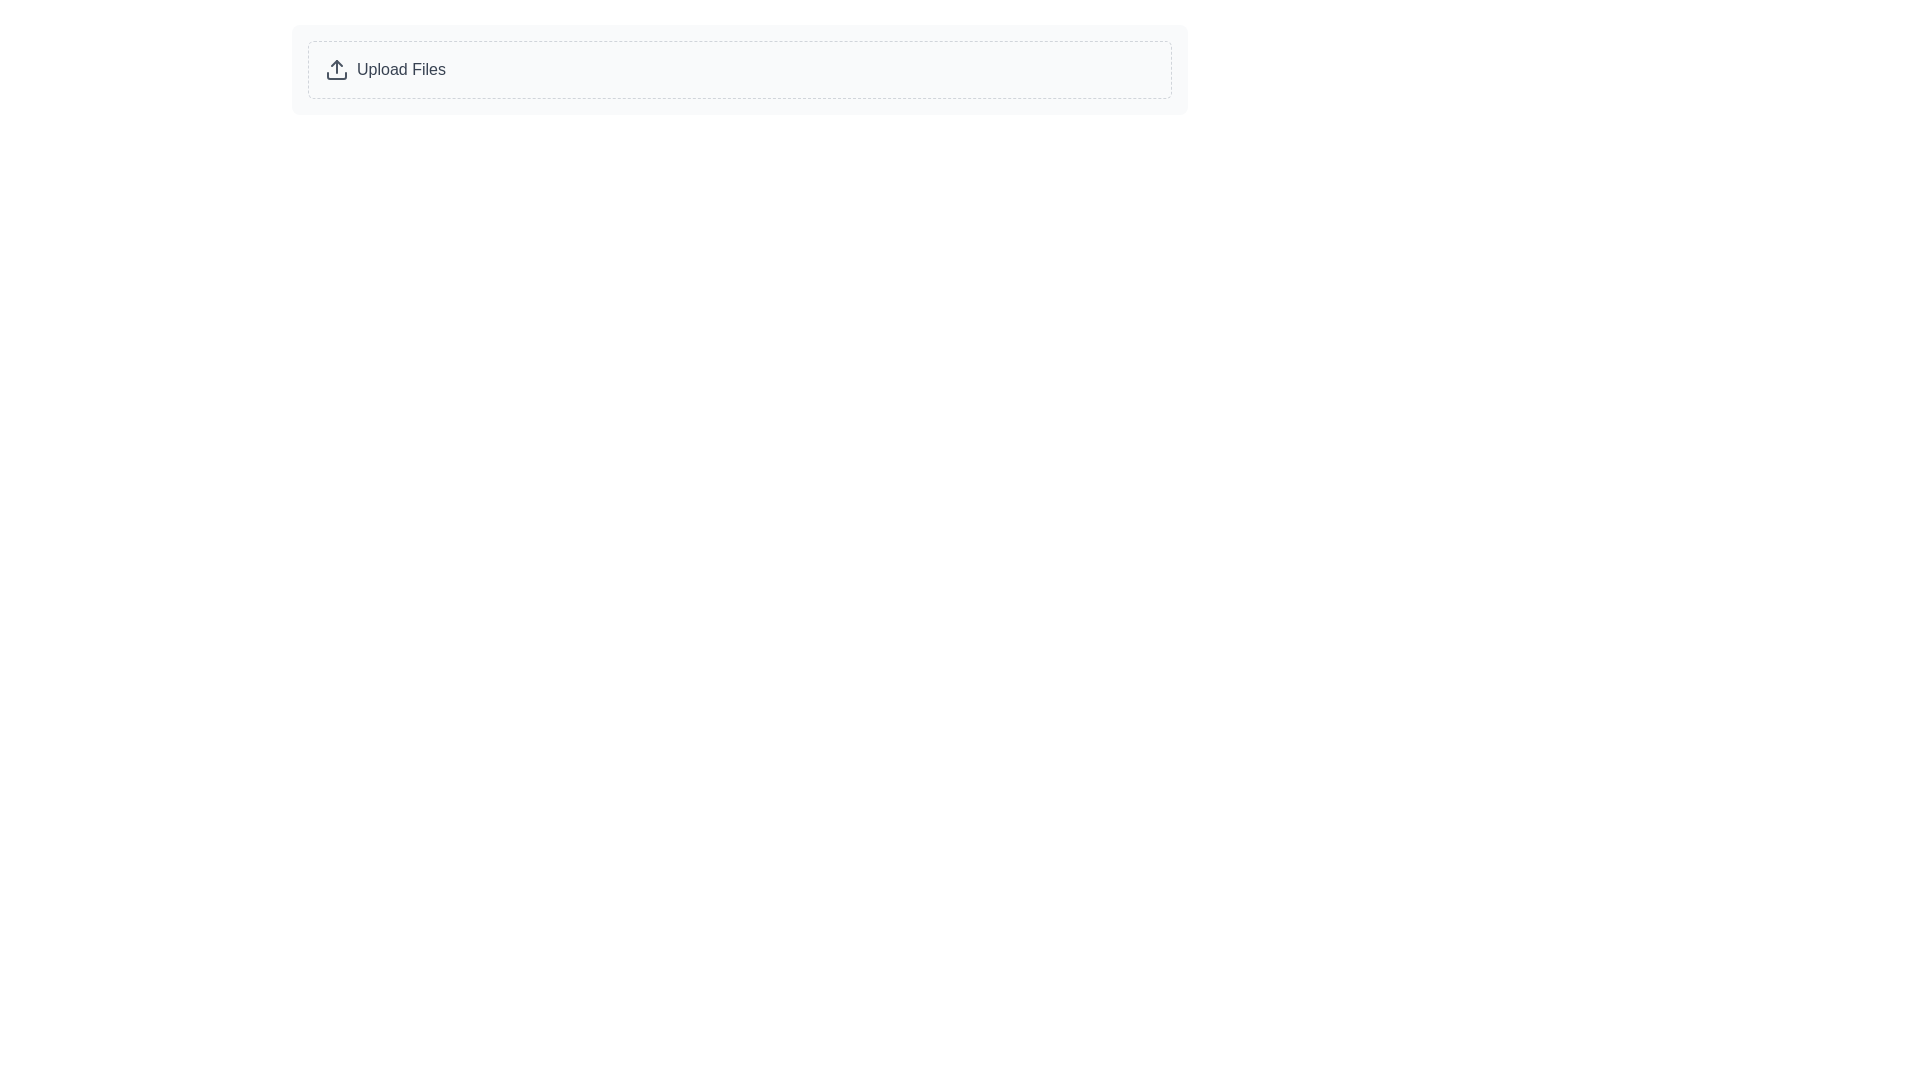  Describe the element at coordinates (738, 68) in the screenshot. I see `and drop files onto the interactive file upload region, which is a rectangular button-like field with a dashed boundary and an upward-pointing arrow icon followed by 'Upload Files' text` at that location.